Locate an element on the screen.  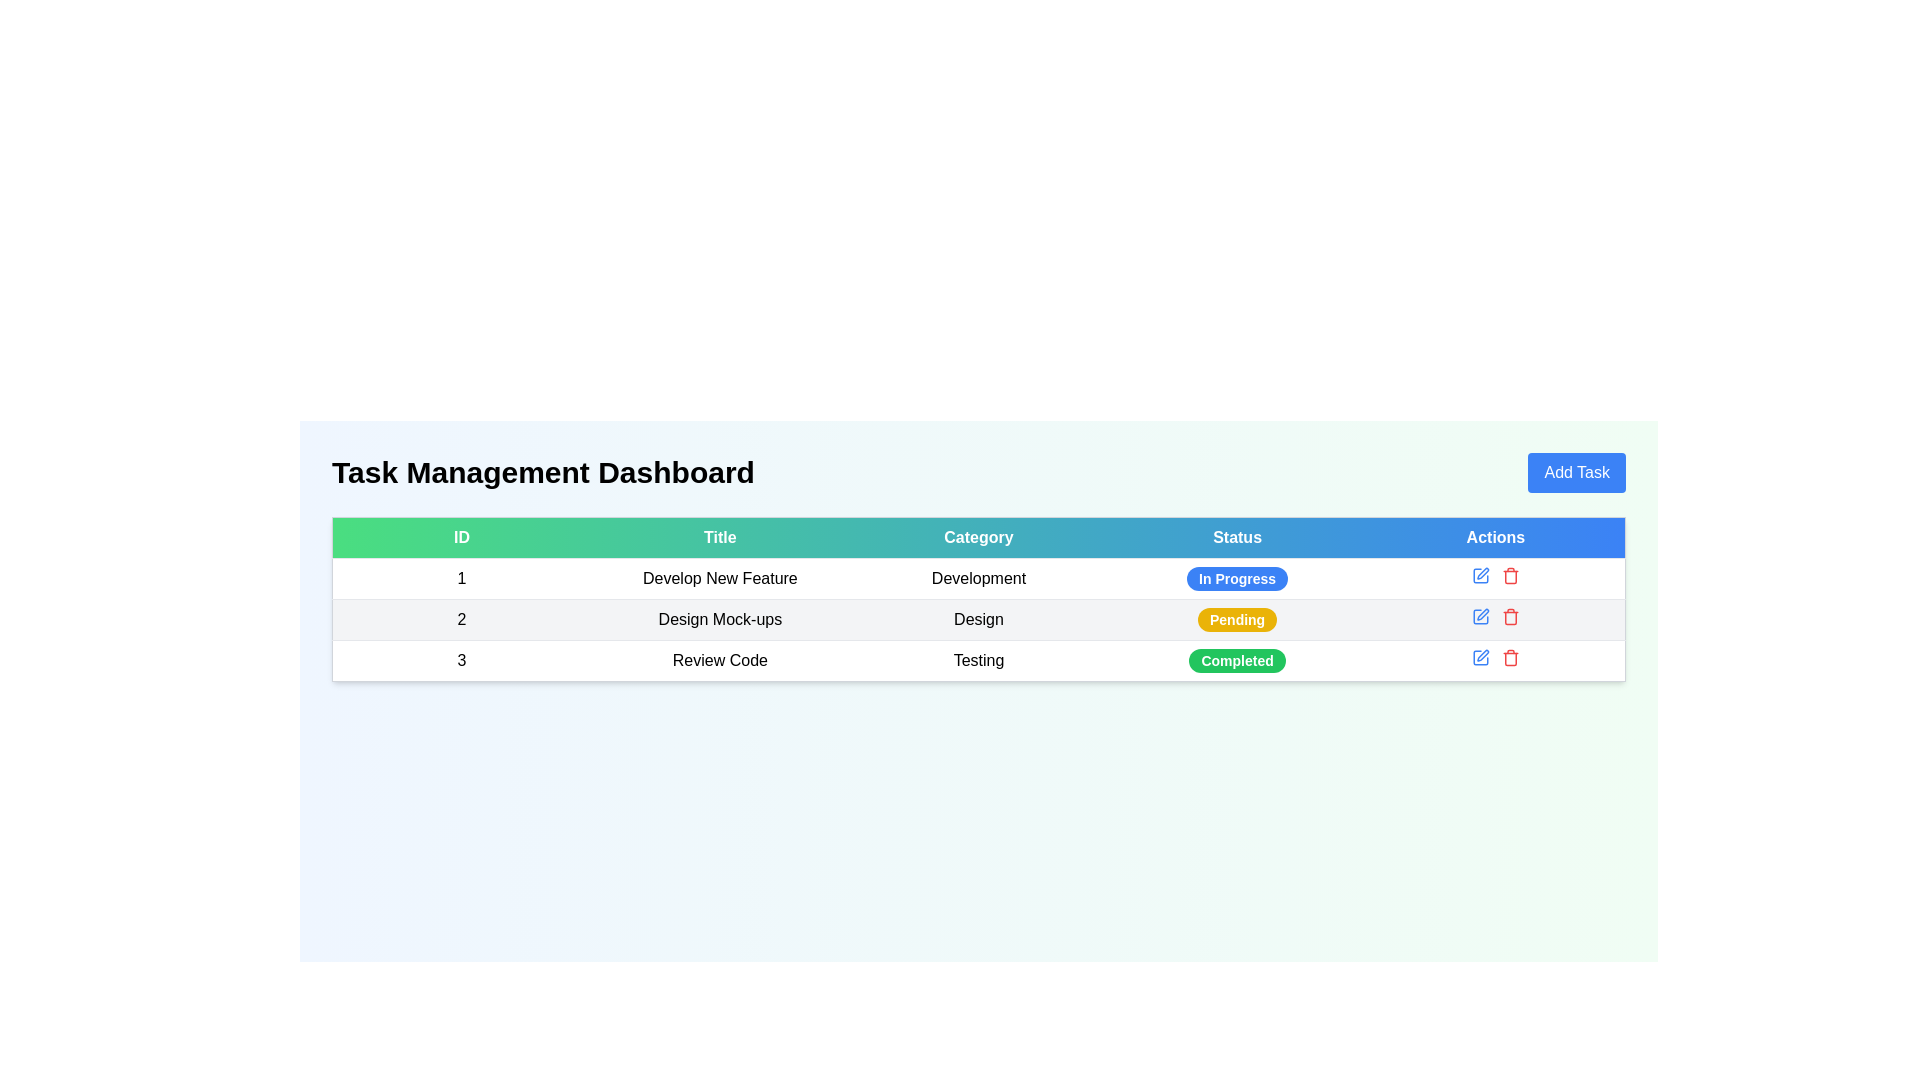
the 'Testing' text label in the third row of the table under the 'Category' column, which is displayed in bold, black font against a white background is located at coordinates (979, 660).